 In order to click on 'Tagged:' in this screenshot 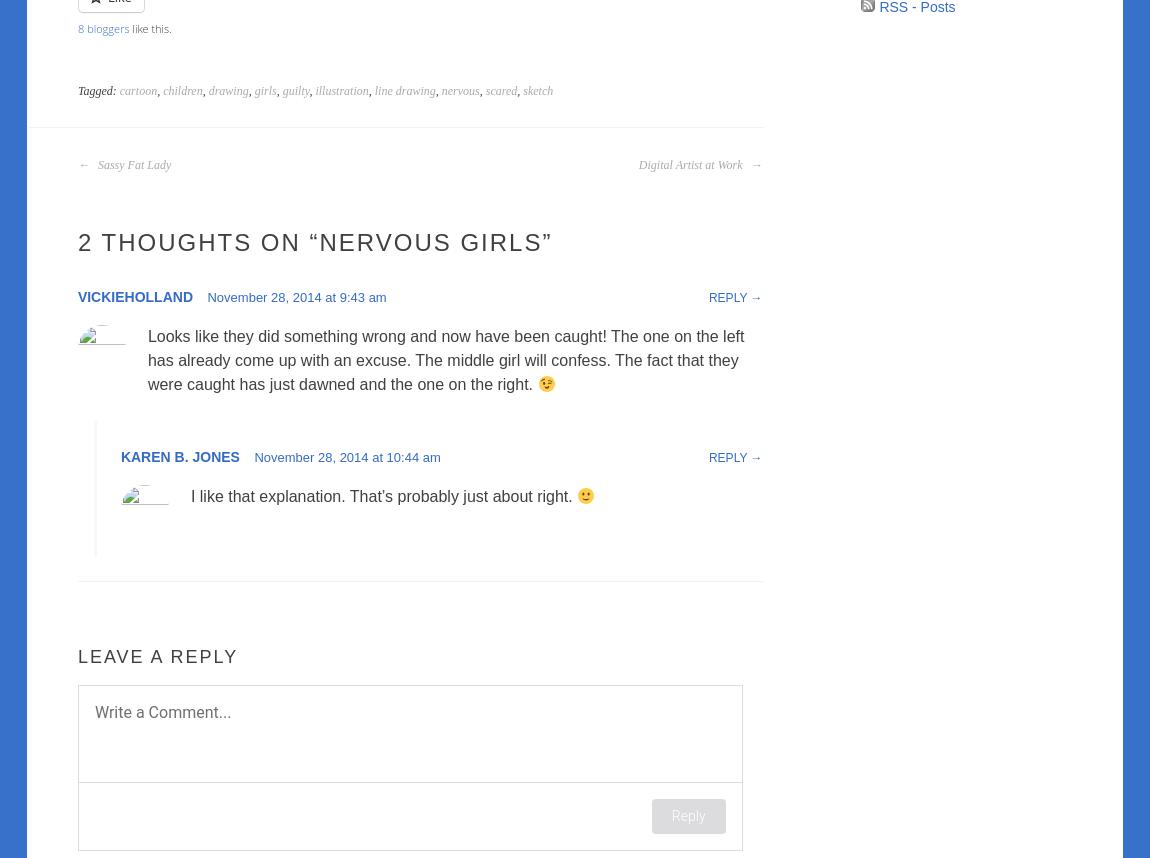, I will do `click(96, 91)`.